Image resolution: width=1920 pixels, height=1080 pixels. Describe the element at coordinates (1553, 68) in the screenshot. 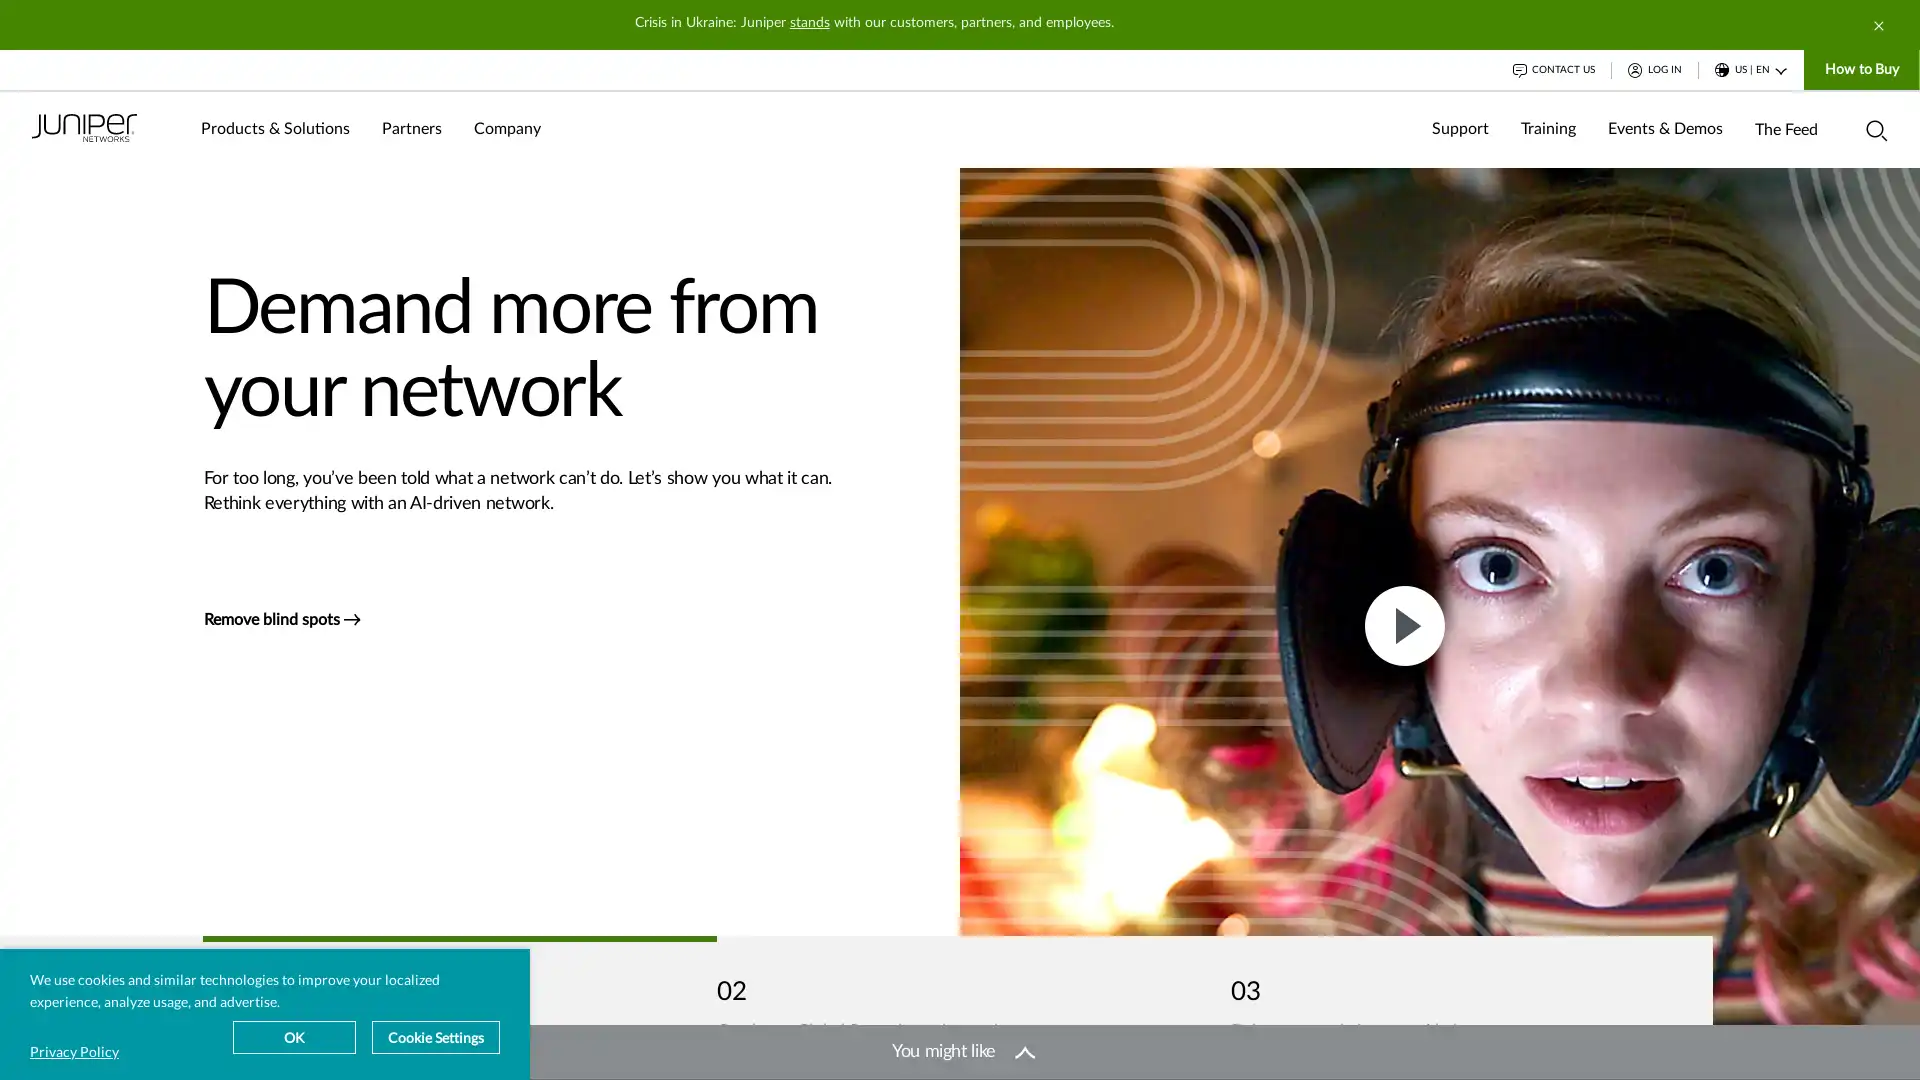

I see `CONTACT US` at that location.